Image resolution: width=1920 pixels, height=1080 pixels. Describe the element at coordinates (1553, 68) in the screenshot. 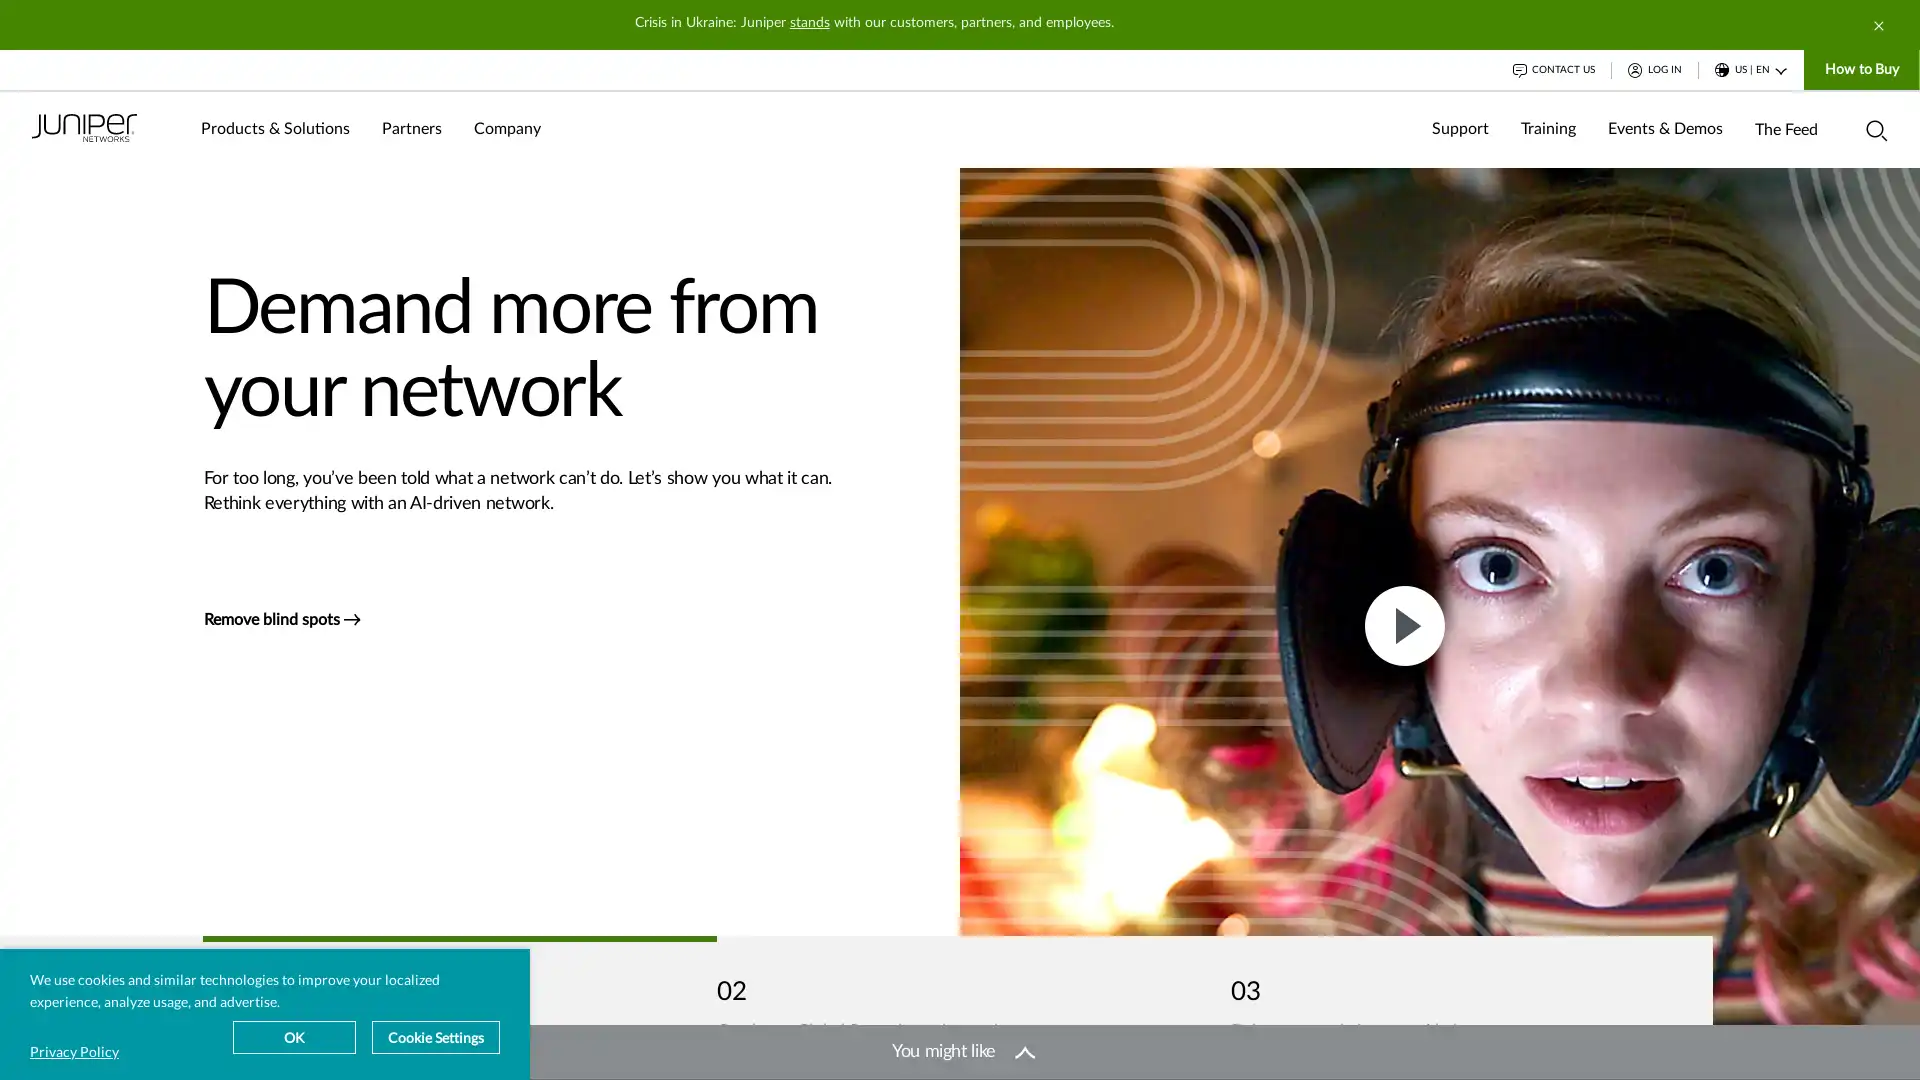

I see `CONTACT US` at that location.